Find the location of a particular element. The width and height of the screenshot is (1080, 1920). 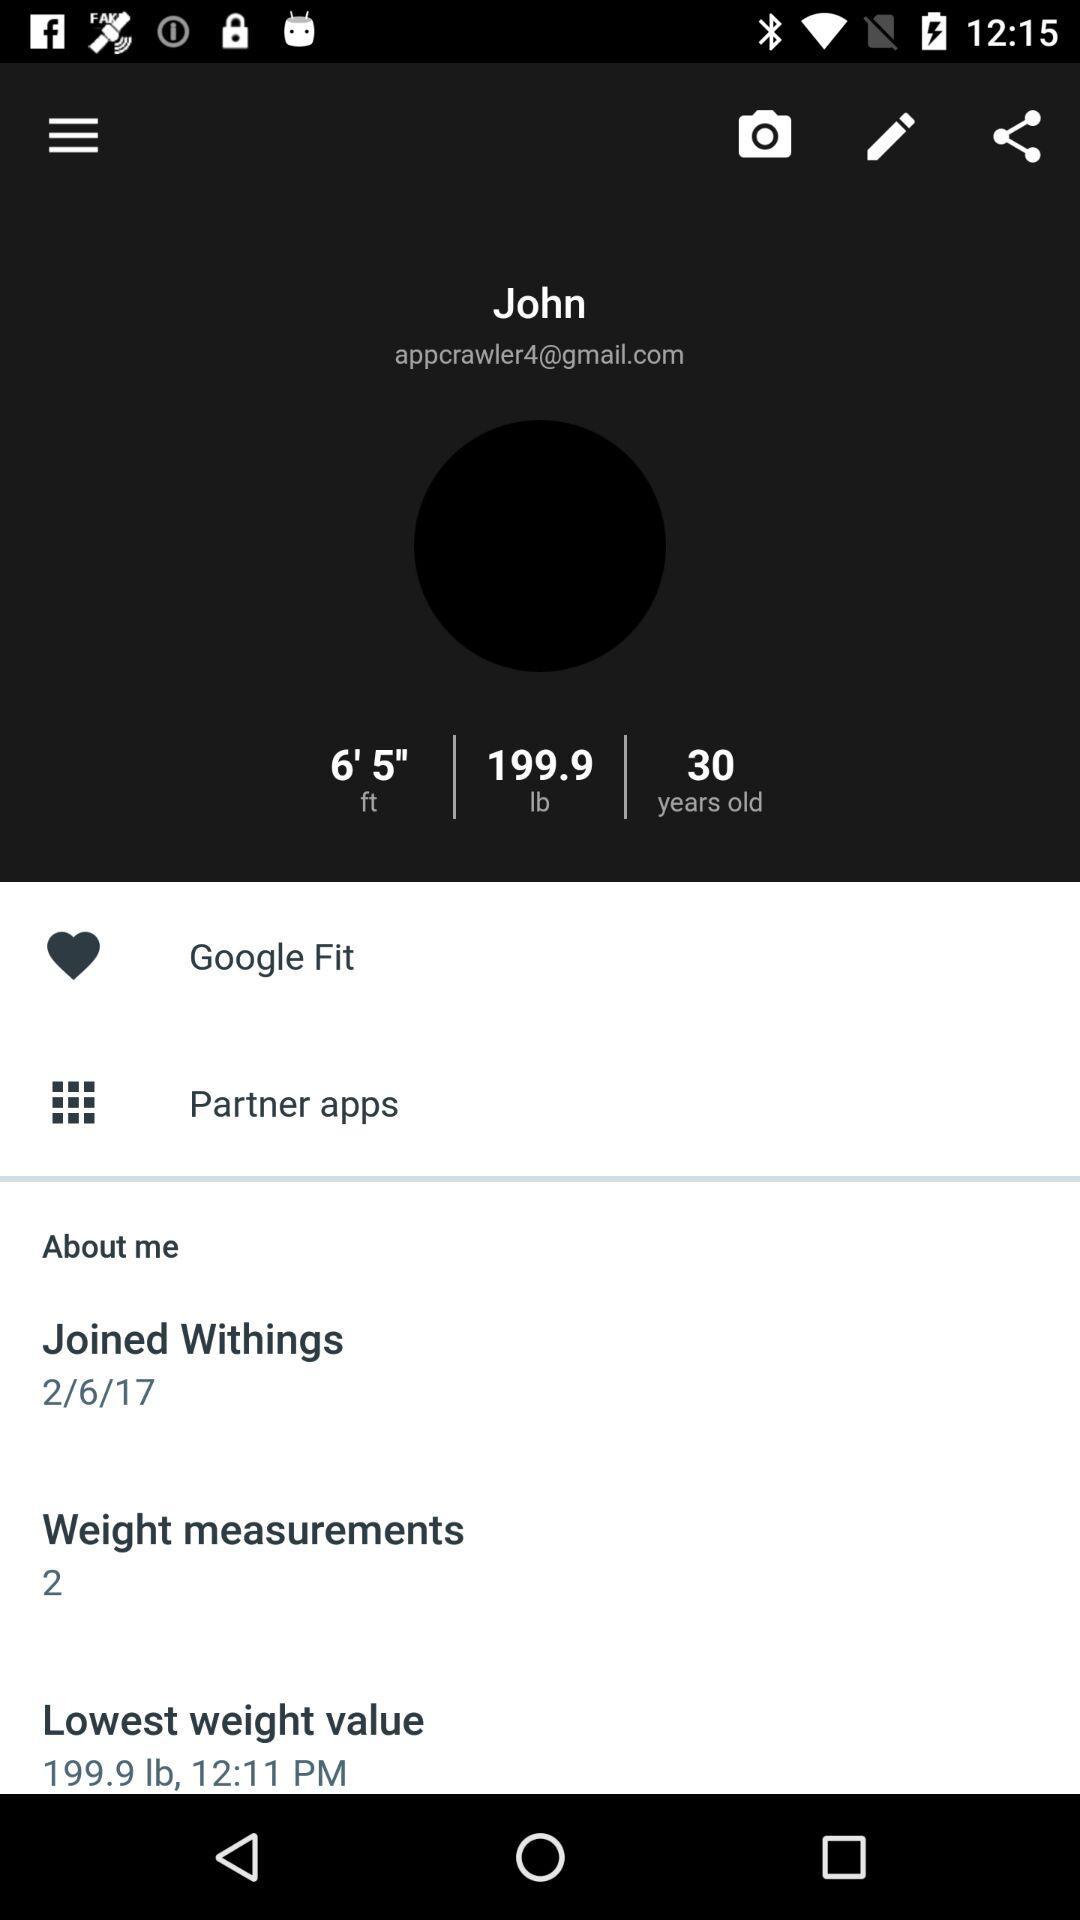

the icon above the partner apps icon is located at coordinates (540, 954).